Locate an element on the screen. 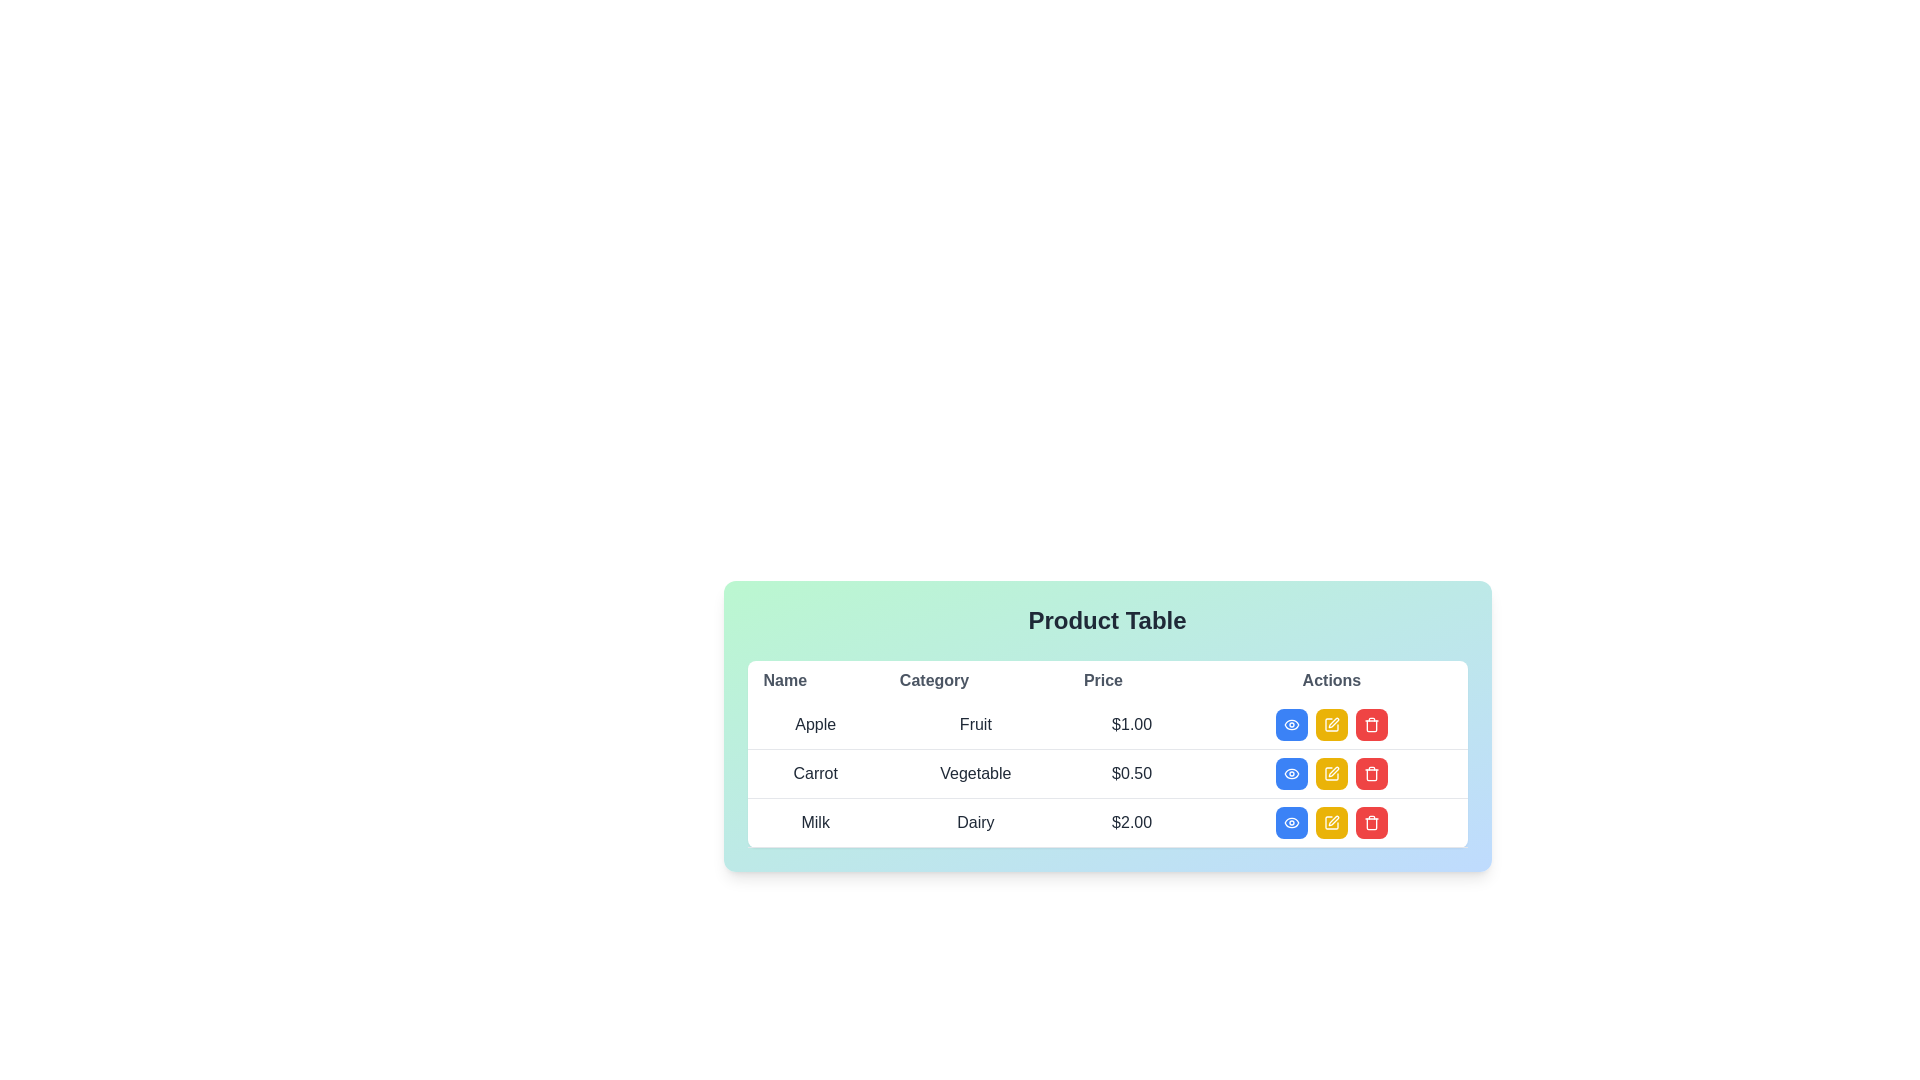 This screenshot has width=1920, height=1080. the edit button for 'Carrot' in the 'Actions' column of the table is located at coordinates (1331, 773).